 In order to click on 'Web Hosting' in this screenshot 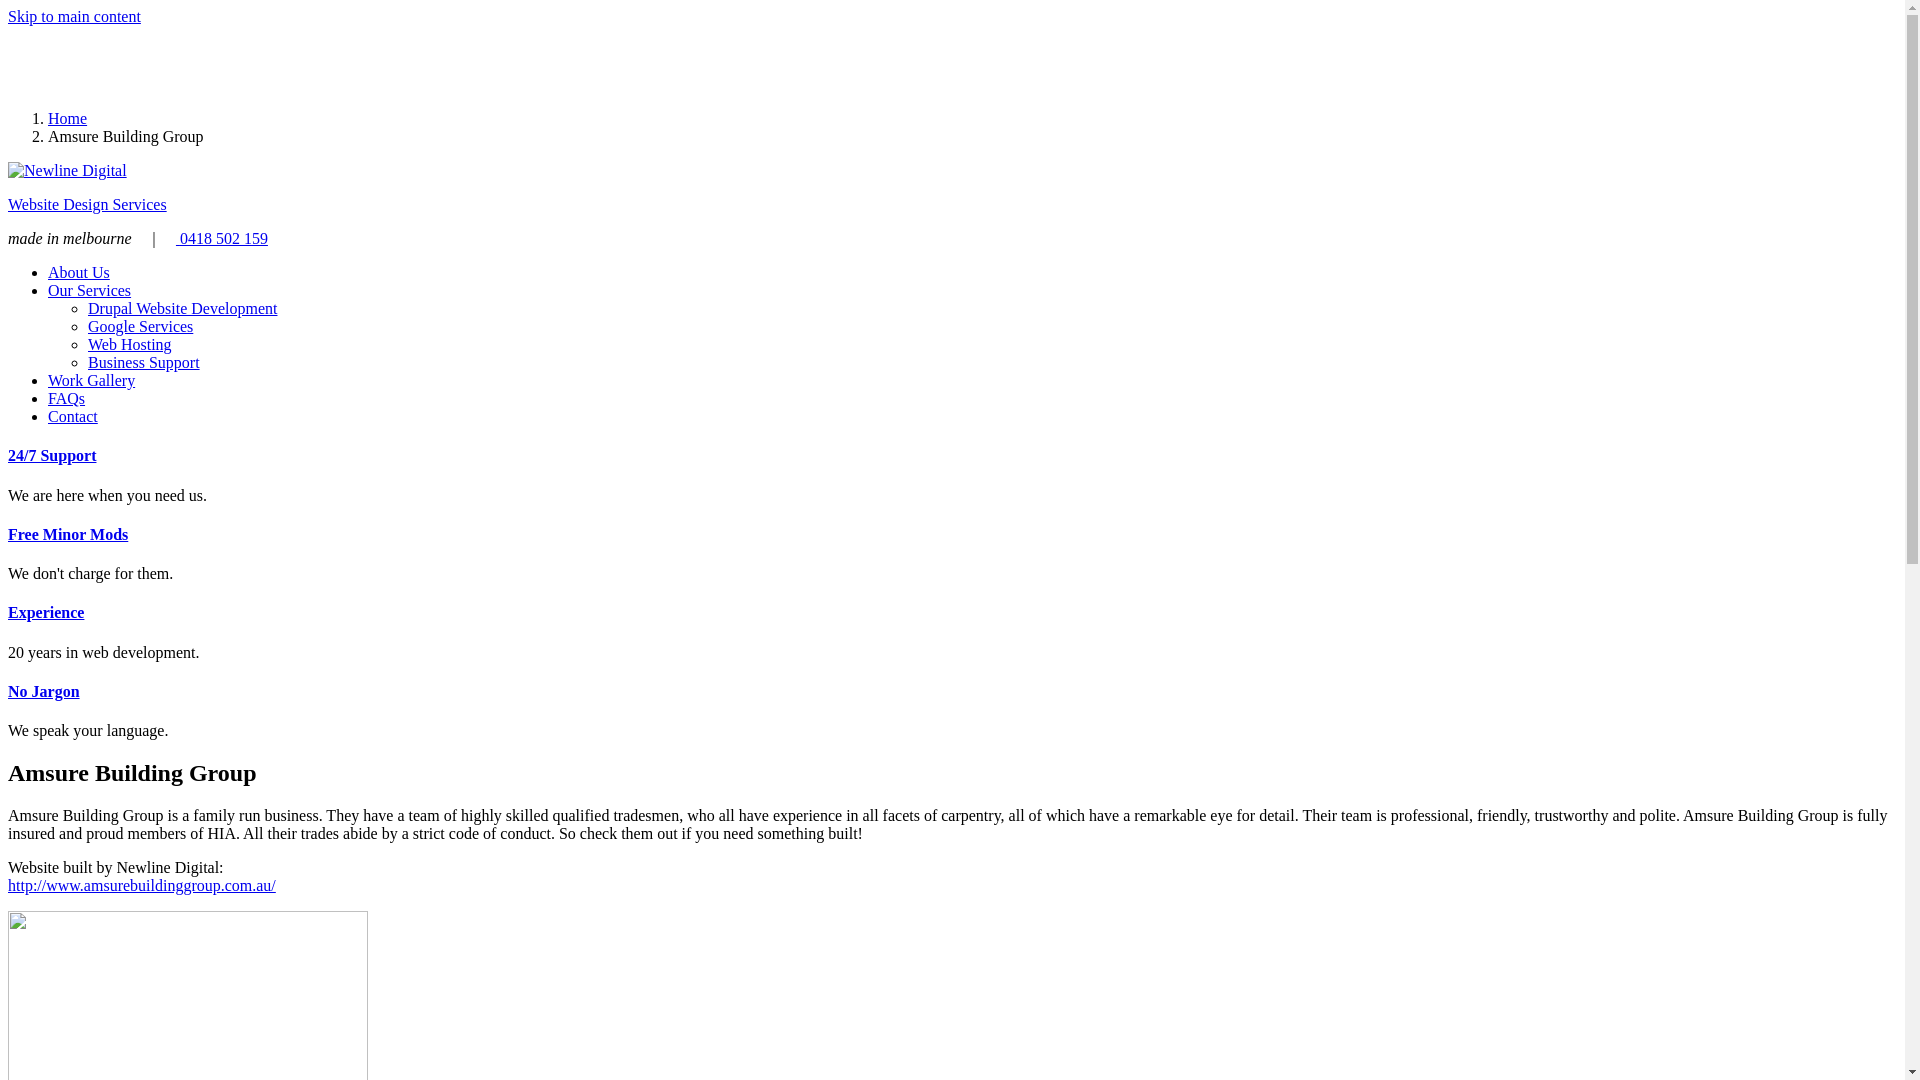, I will do `click(86, 343)`.